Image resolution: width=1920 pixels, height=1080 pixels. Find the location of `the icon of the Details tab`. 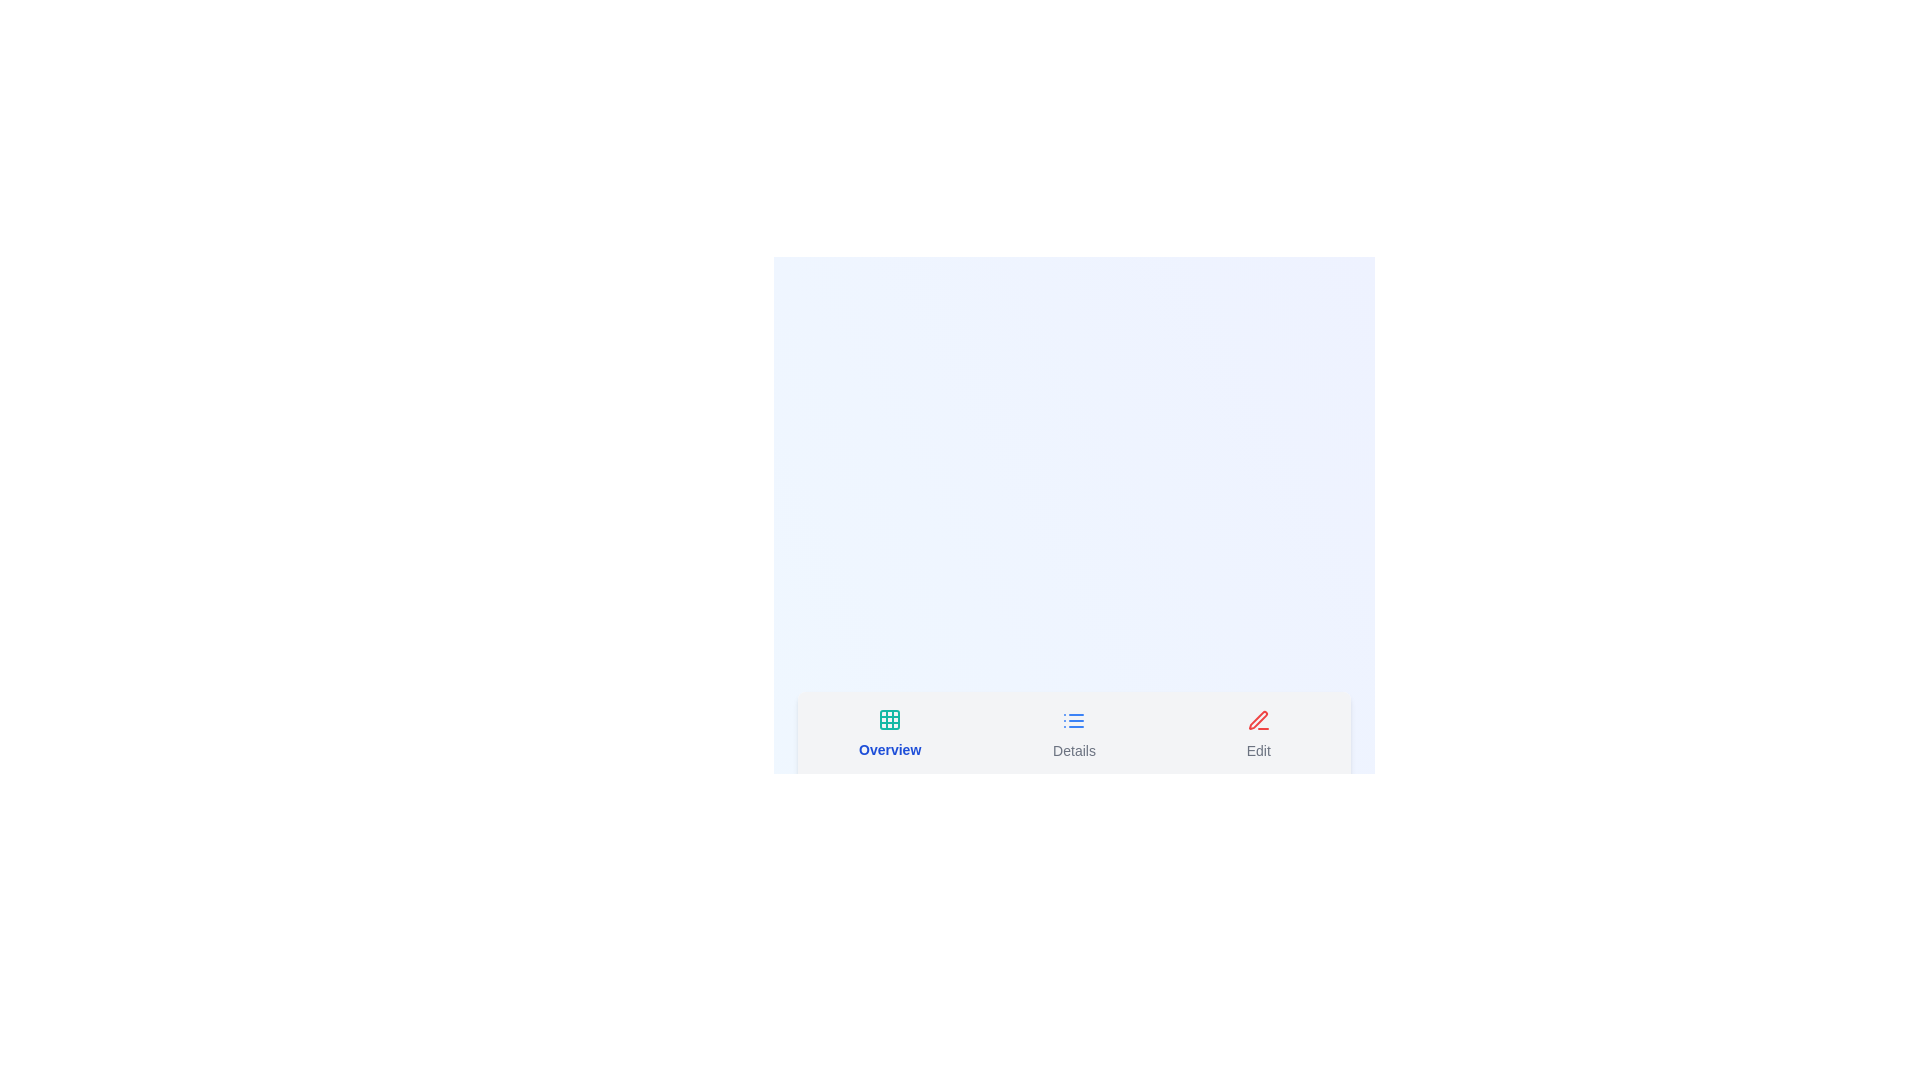

the icon of the Details tab is located at coordinates (1073, 720).